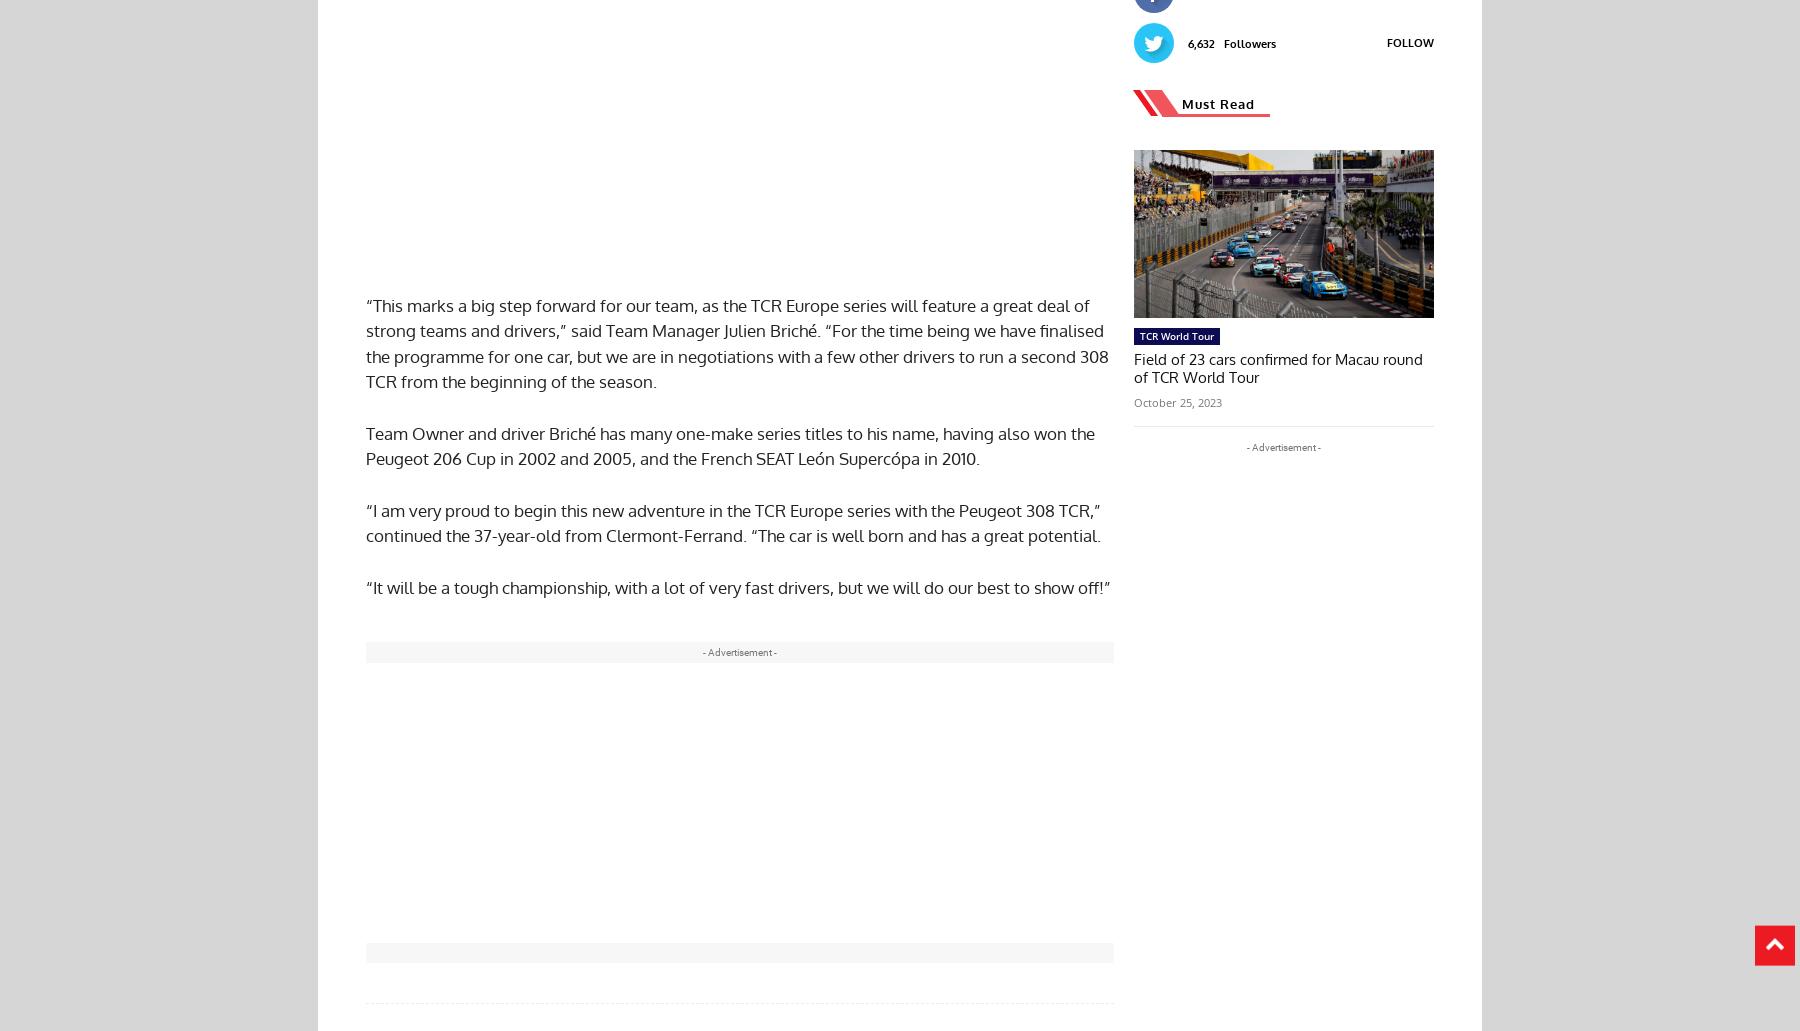 Image resolution: width=1800 pixels, height=1031 pixels. Describe the element at coordinates (736, 342) in the screenshot. I see `'“This marks a big step forward for our team, as the TCR Europe series will feature a great deal of strong teams and drivers,” said Team Manager Julien Briché. “For the time being we have finalised the programme for one car, but we are in negotiations with a few other drivers to run a second 308 TCR from the beginning of the season.'` at that location.